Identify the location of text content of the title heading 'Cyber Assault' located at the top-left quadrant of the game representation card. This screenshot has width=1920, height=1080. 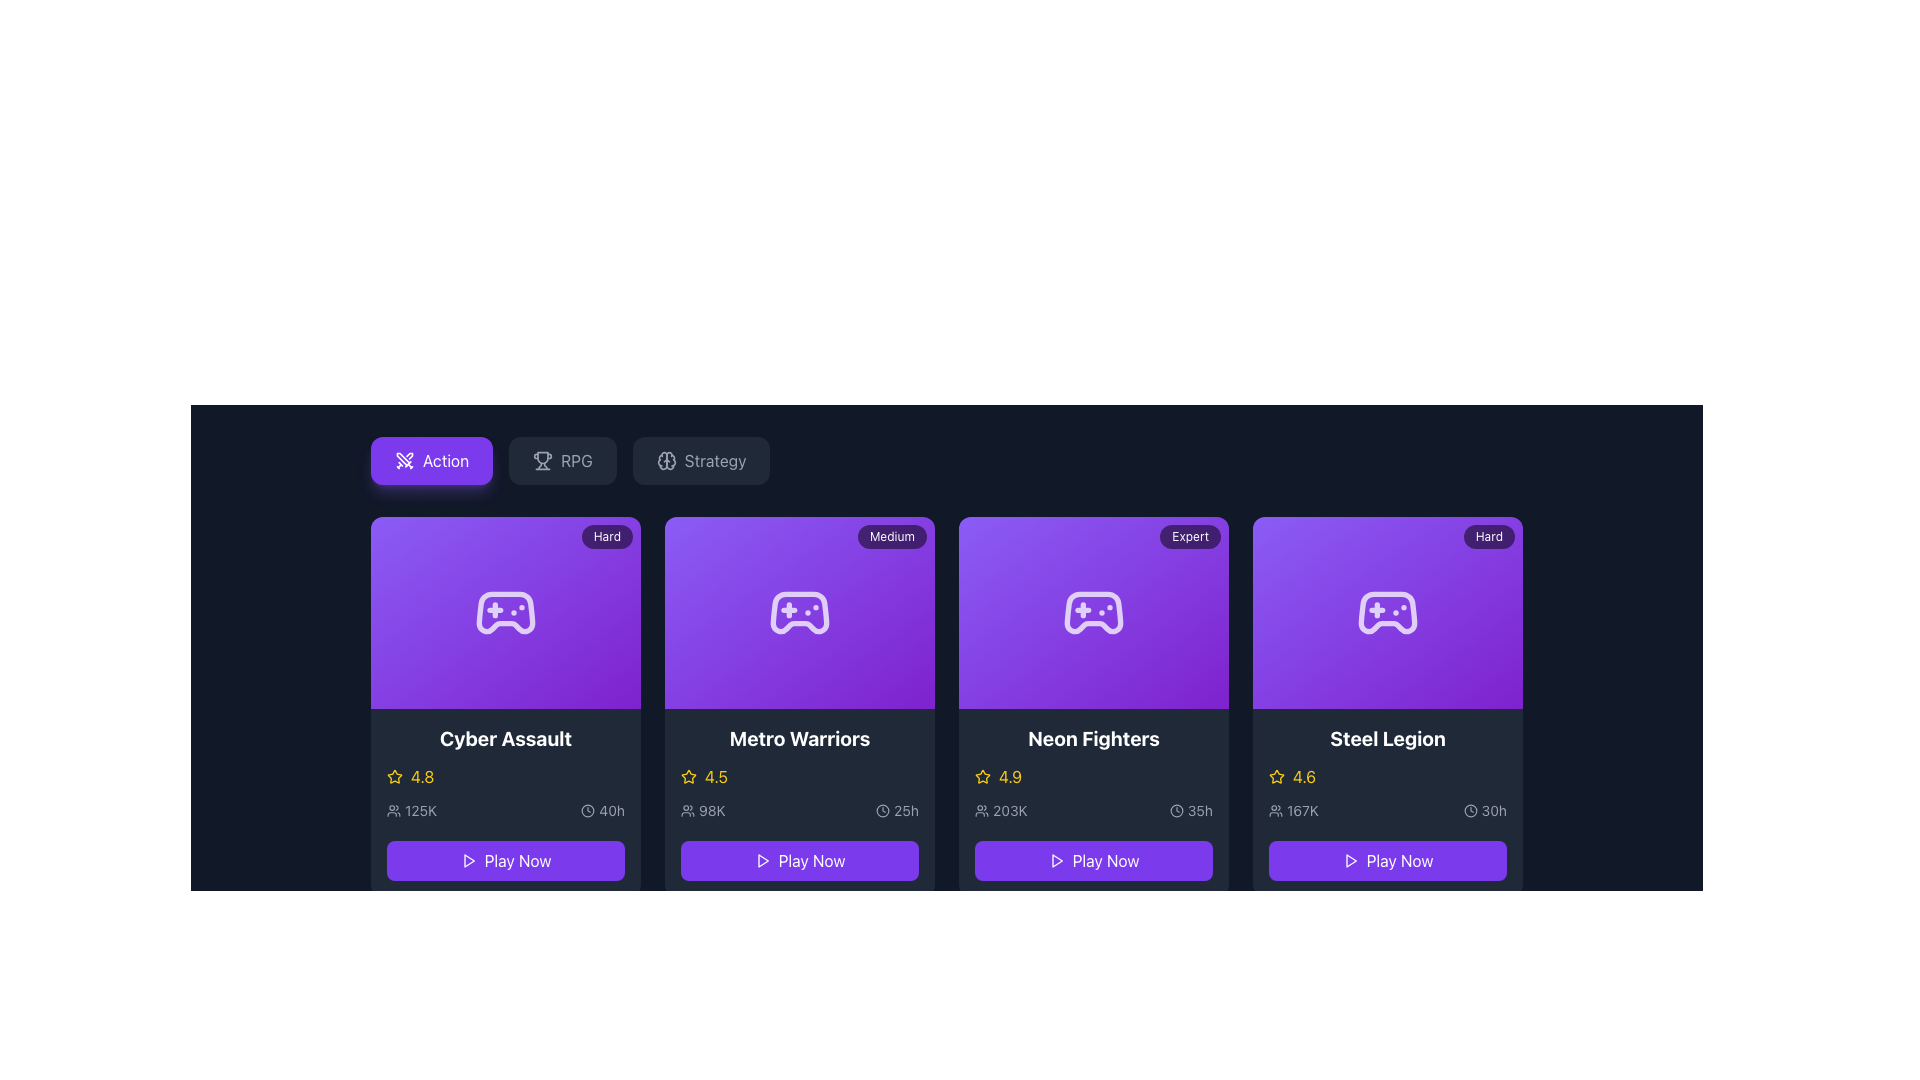
(505, 739).